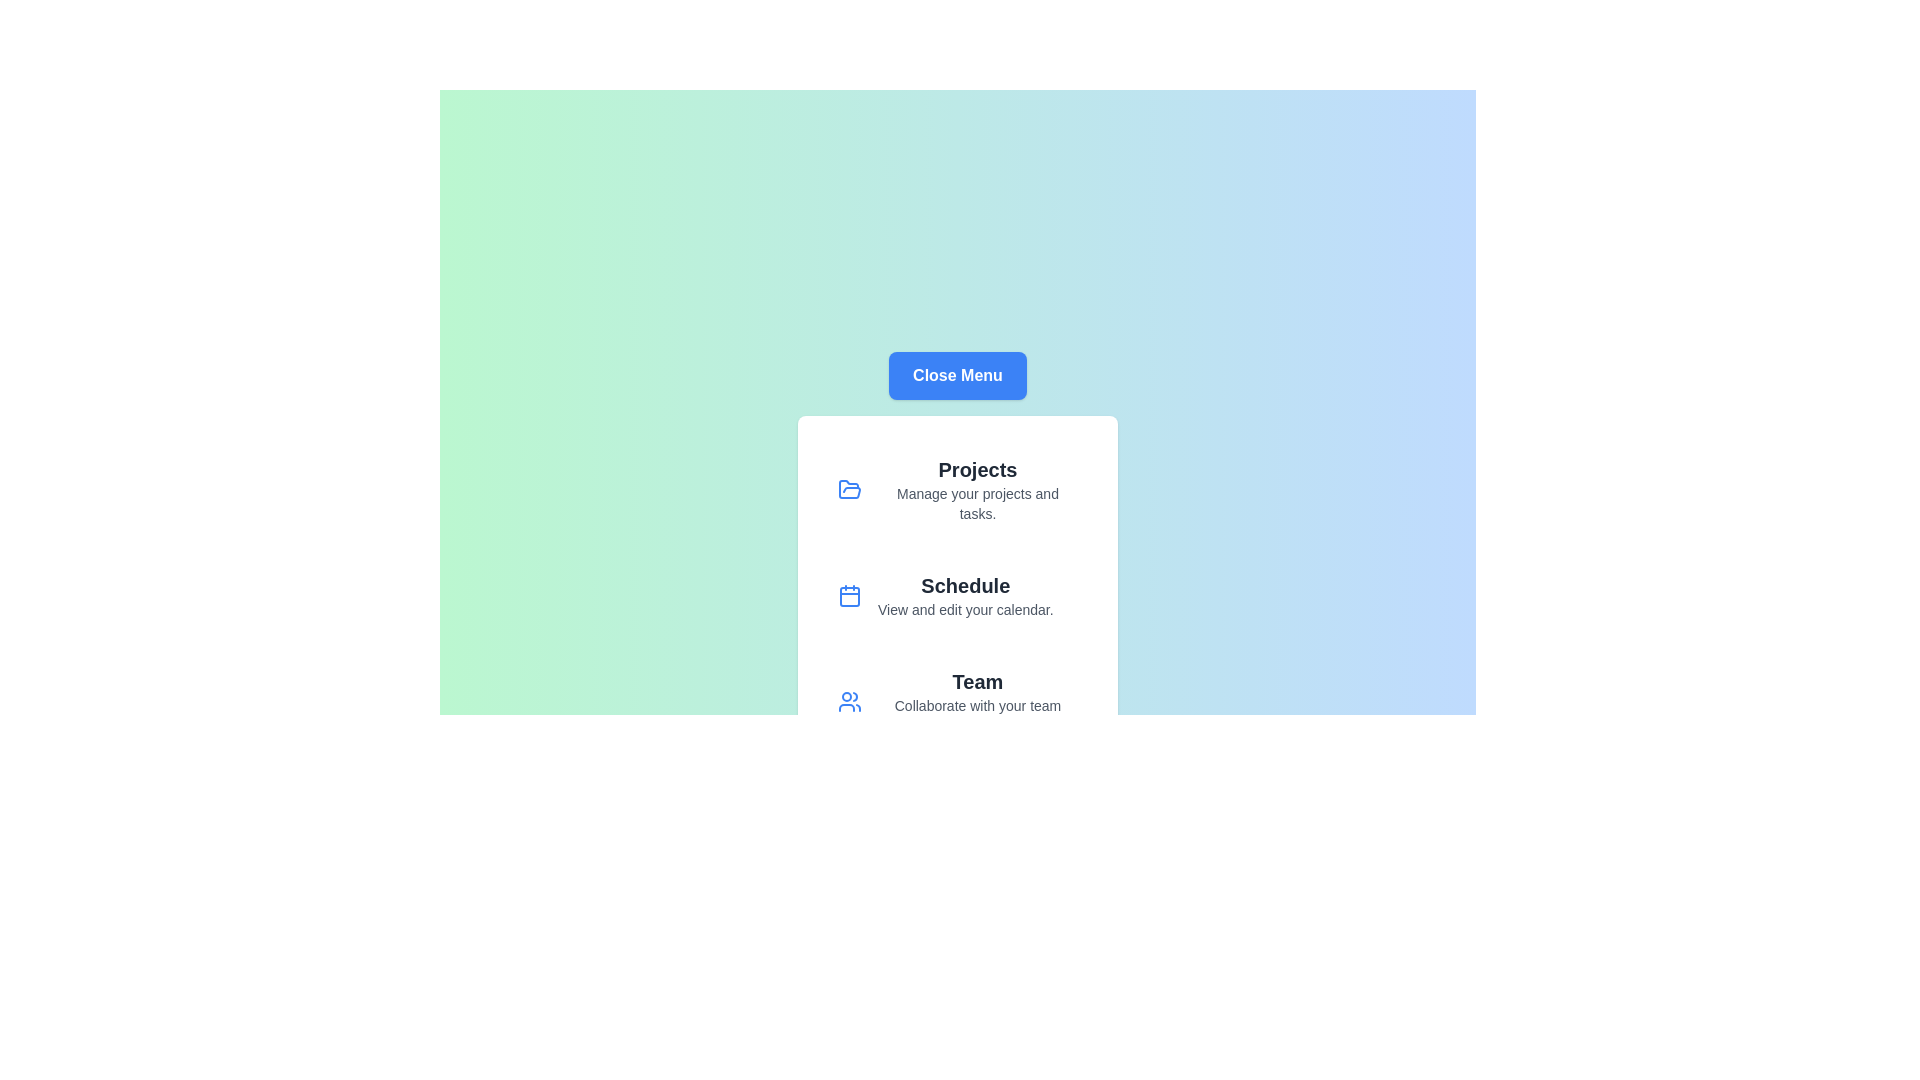 Image resolution: width=1920 pixels, height=1080 pixels. What do you see at coordinates (849, 595) in the screenshot?
I see `the icon corresponding to Schedule` at bounding box center [849, 595].